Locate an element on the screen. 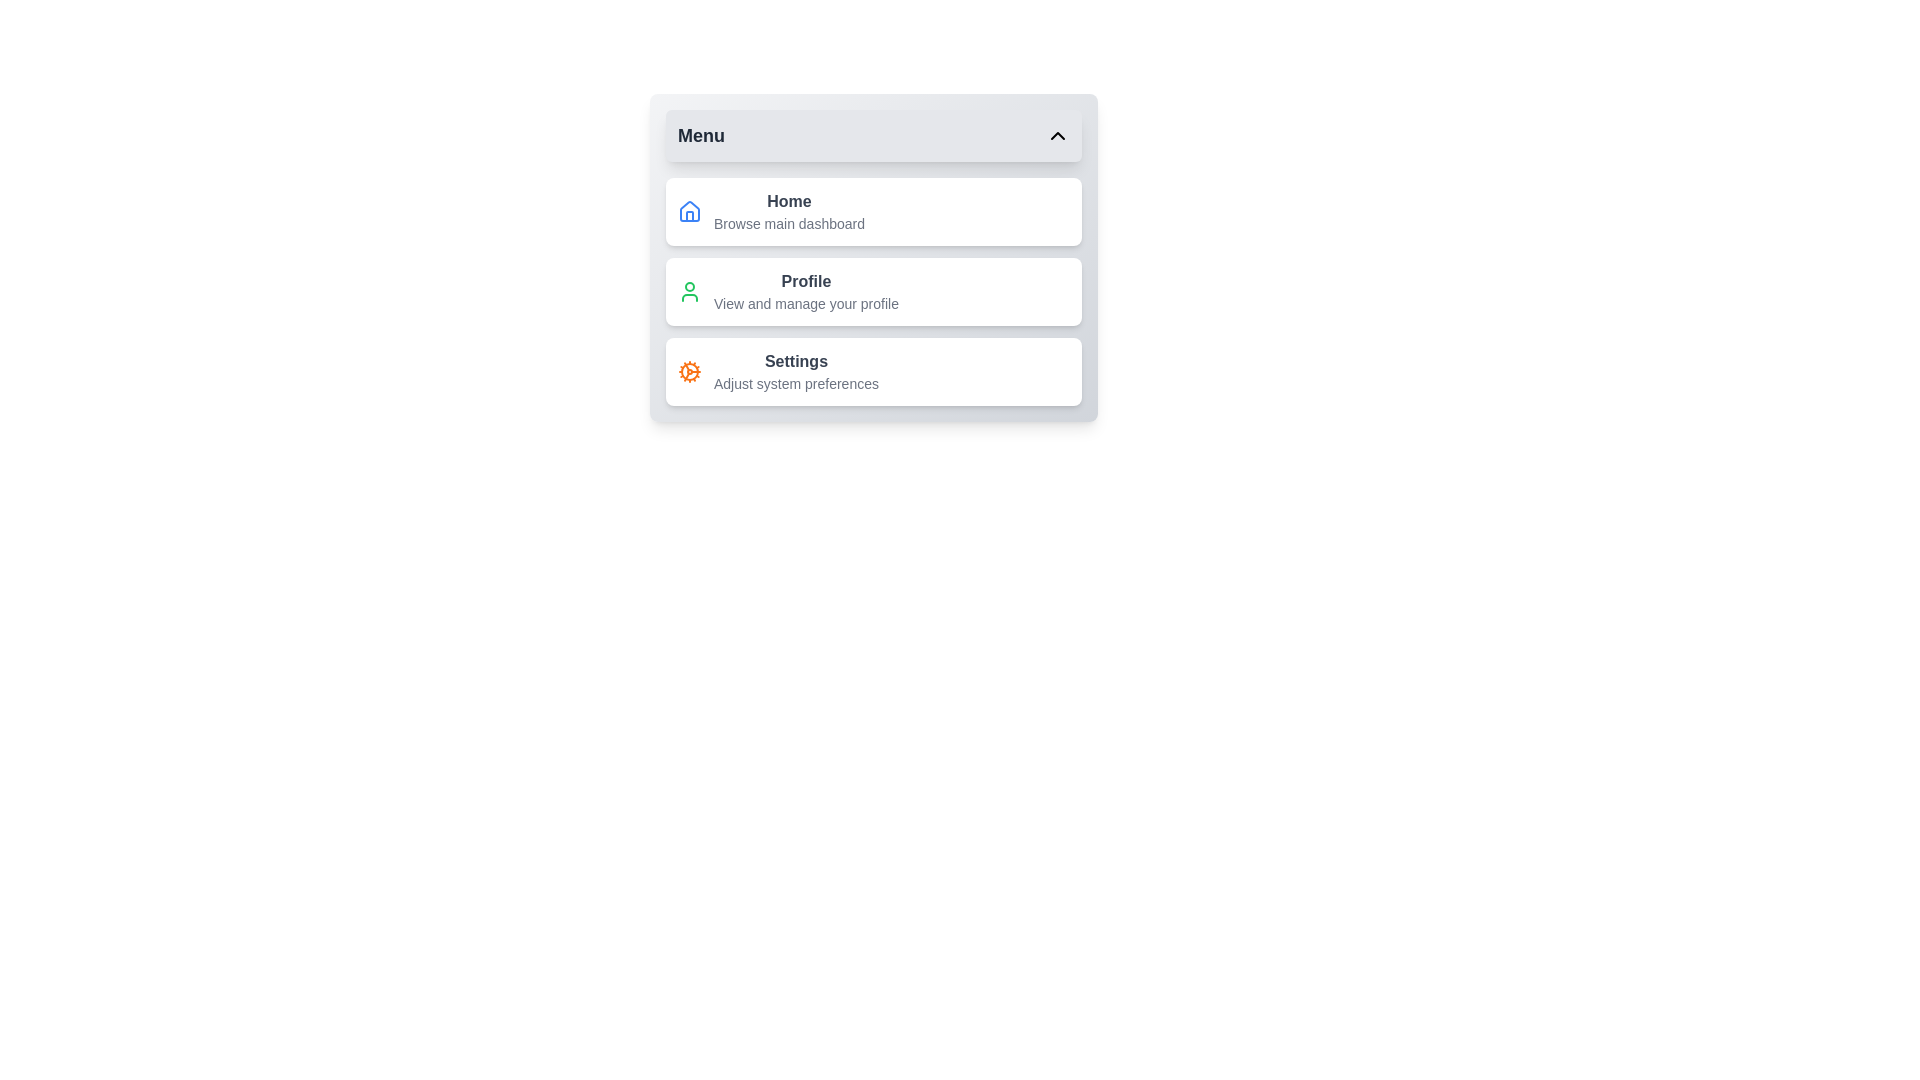  the icon associated with the menu item Home is located at coordinates (690, 212).